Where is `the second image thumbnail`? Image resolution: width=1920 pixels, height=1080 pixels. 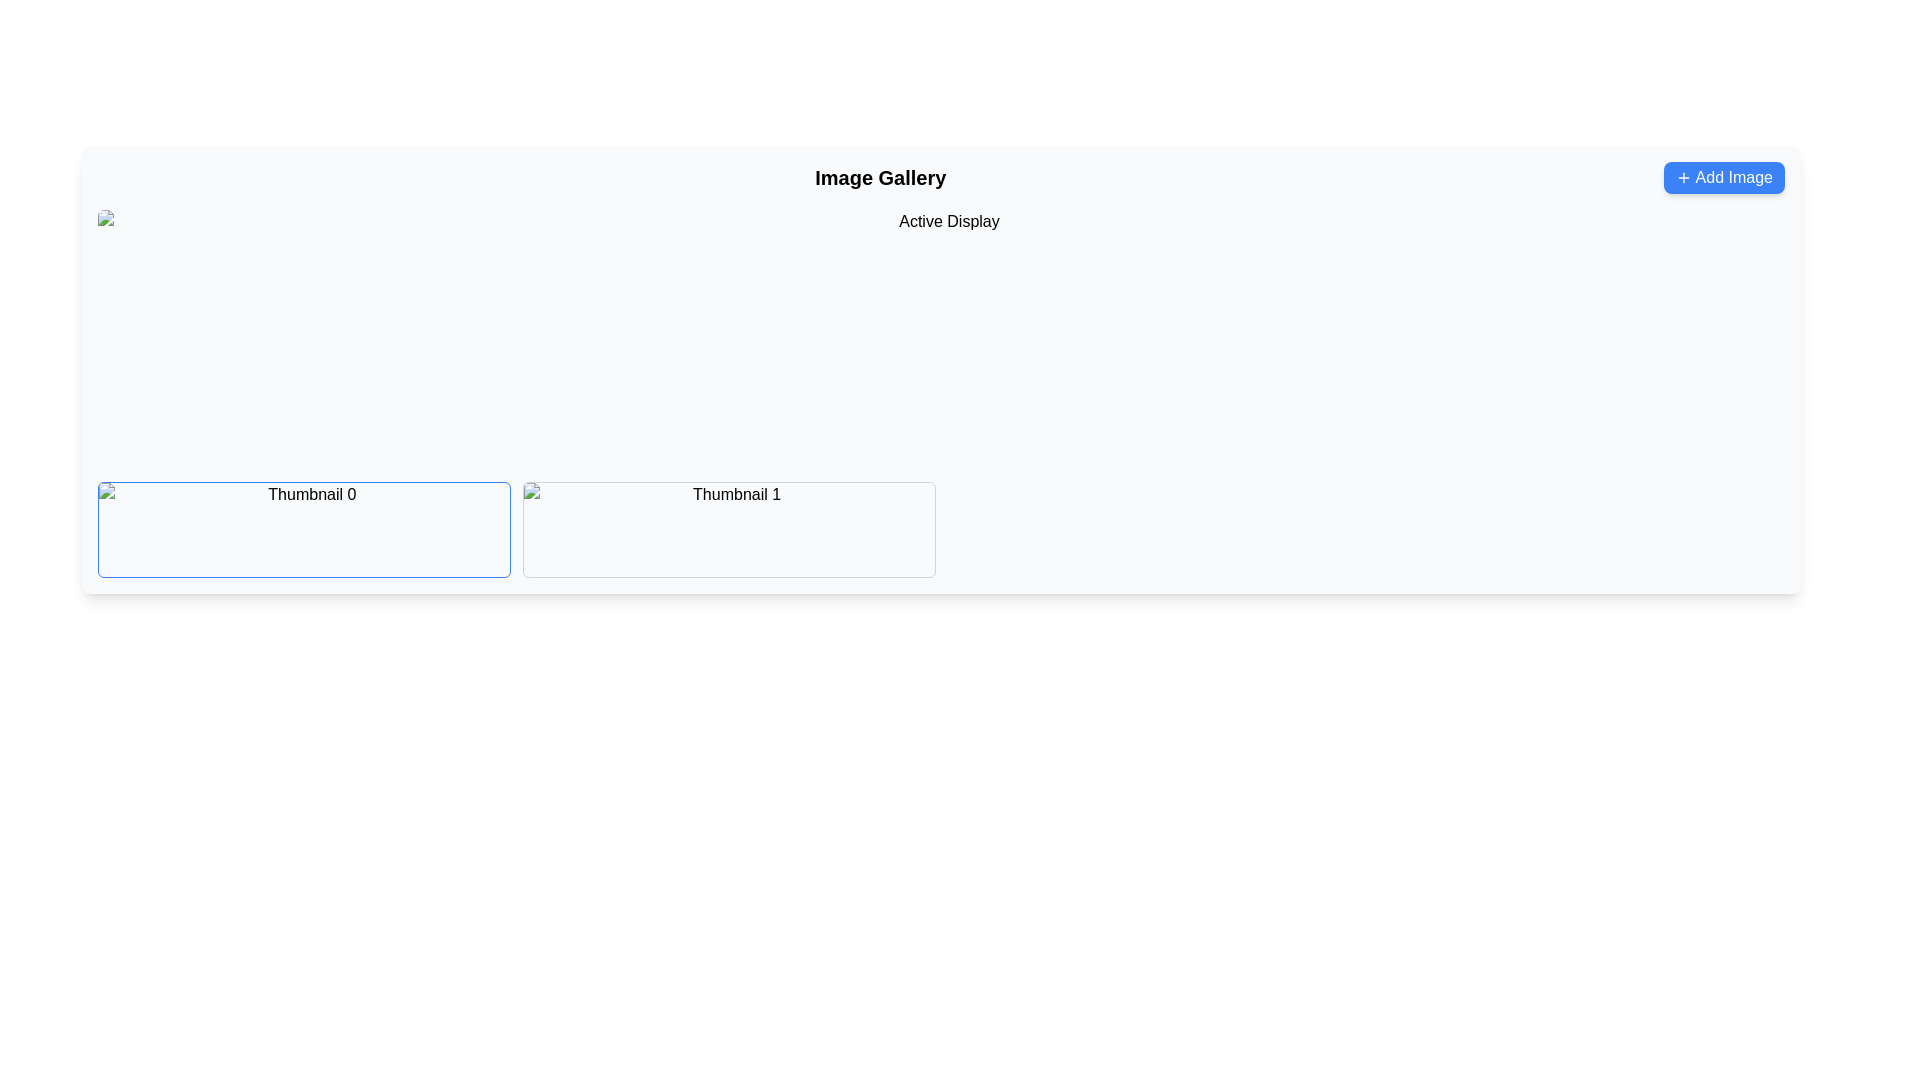
the second image thumbnail is located at coordinates (728, 528).